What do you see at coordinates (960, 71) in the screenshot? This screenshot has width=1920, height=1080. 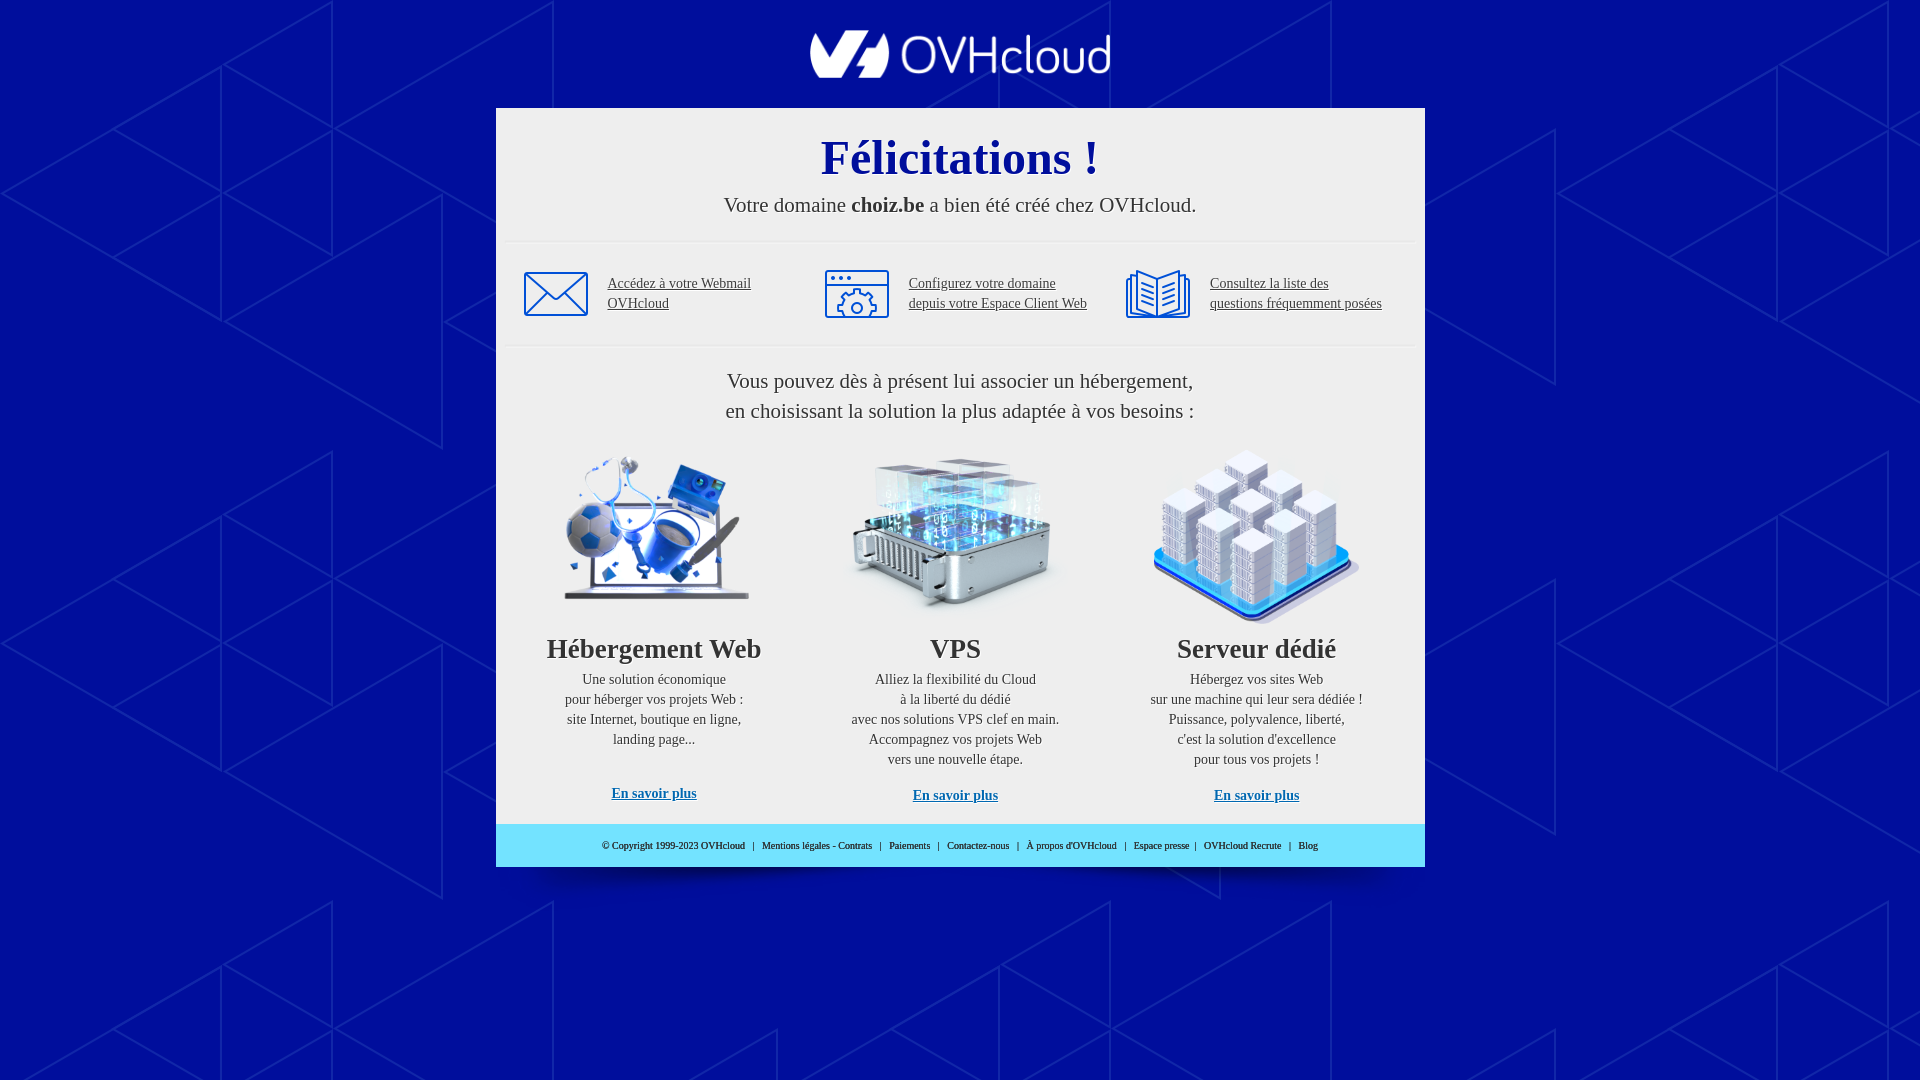 I see `'OVHcloud'` at bounding box center [960, 71].